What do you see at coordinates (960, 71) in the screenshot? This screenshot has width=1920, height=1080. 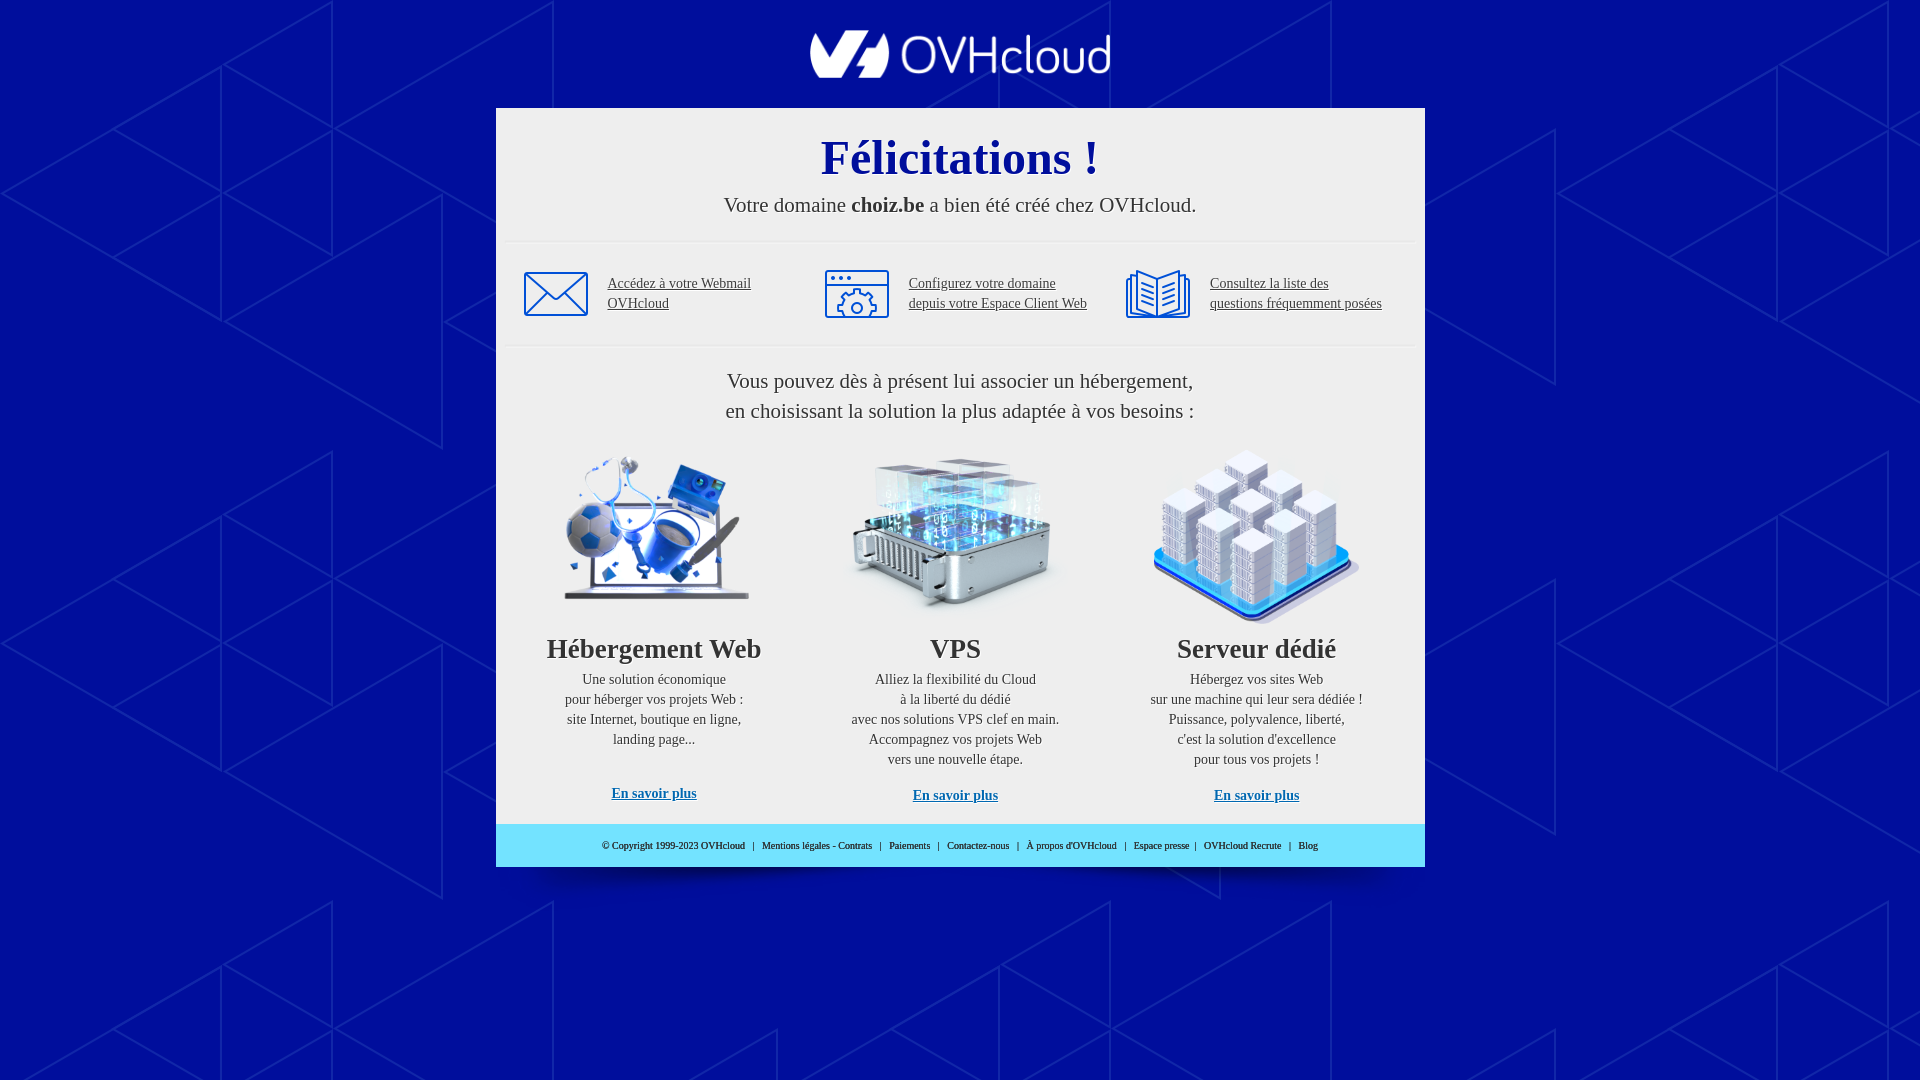 I see `'OVHcloud'` at bounding box center [960, 71].